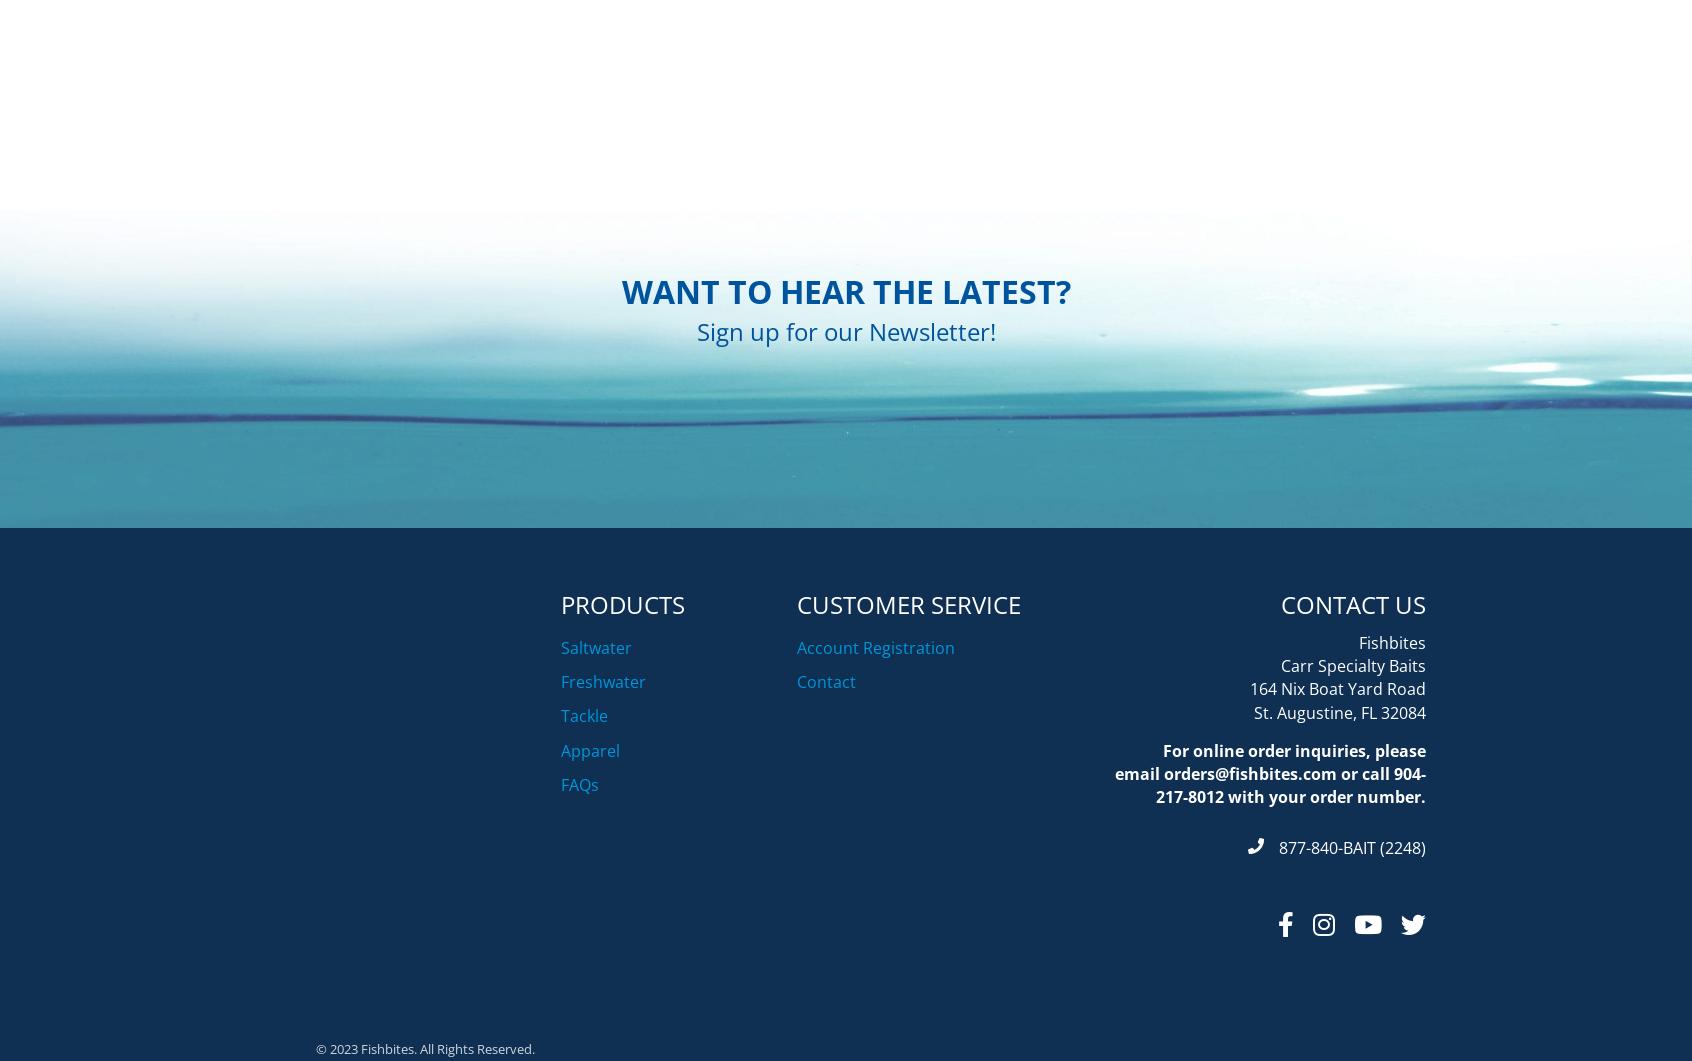 The width and height of the screenshot is (1692, 1061). Describe the element at coordinates (1162, 872) in the screenshot. I see `'orders@fishbites.com'` at that location.